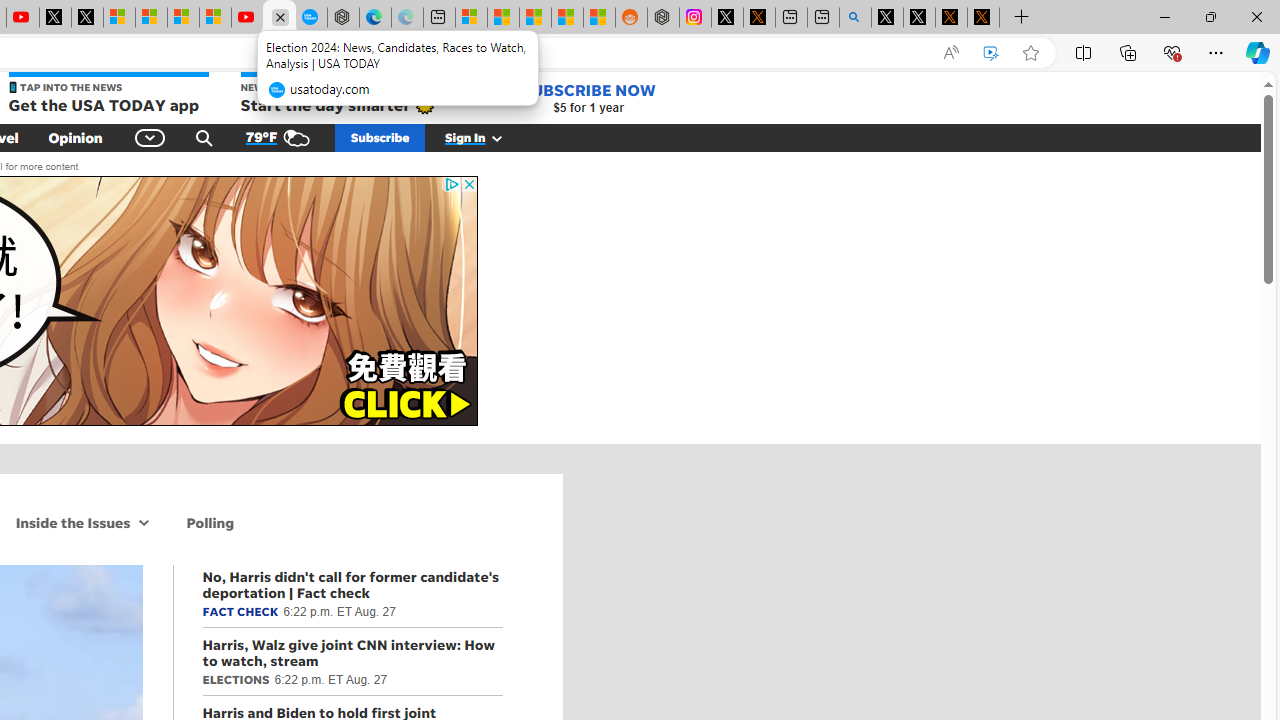 This screenshot has width=1280, height=720. What do you see at coordinates (468, 184) in the screenshot?
I see `'AutomationID: close_button_svg'` at bounding box center [468, 184].